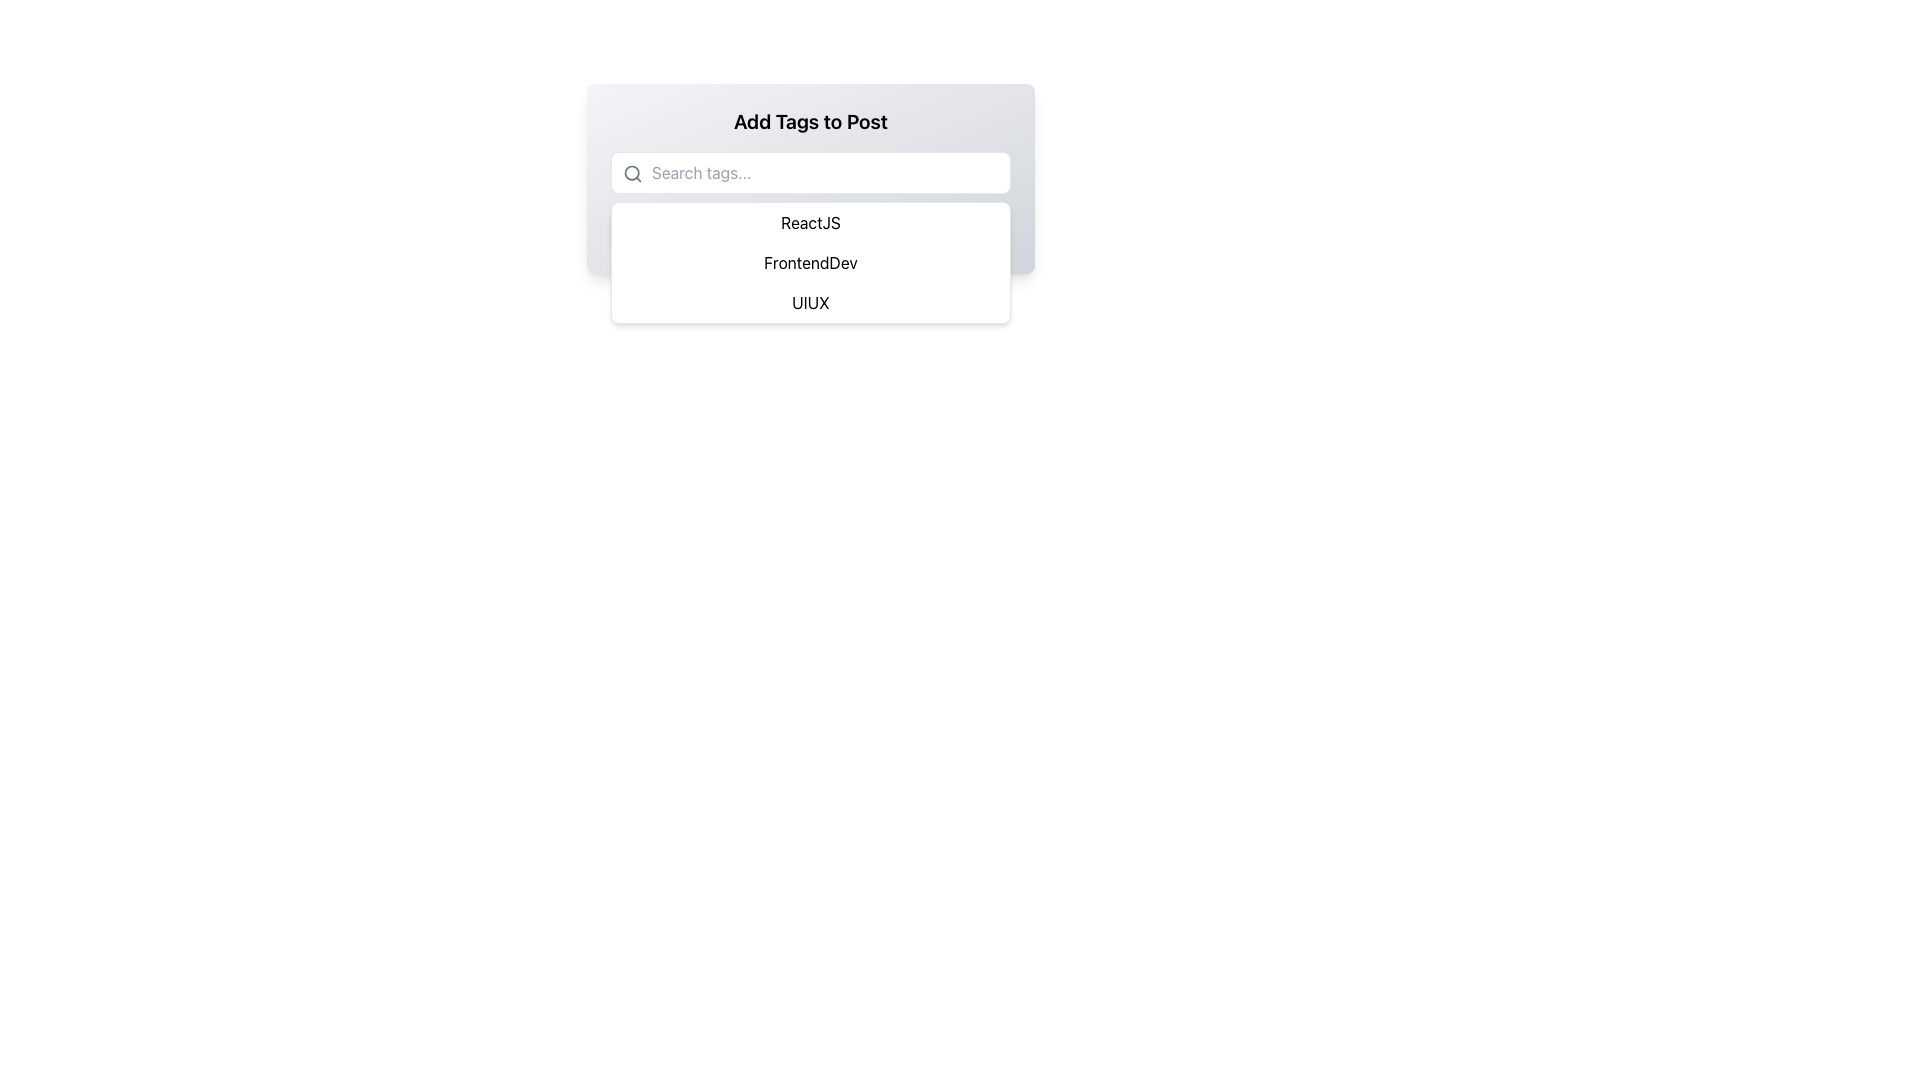 The width and height of the screenshot is (1920, 1080). Describe the element at coordinates (811, 223) in the screenshot. I see `the first list item in the dropdown menu` at that location.